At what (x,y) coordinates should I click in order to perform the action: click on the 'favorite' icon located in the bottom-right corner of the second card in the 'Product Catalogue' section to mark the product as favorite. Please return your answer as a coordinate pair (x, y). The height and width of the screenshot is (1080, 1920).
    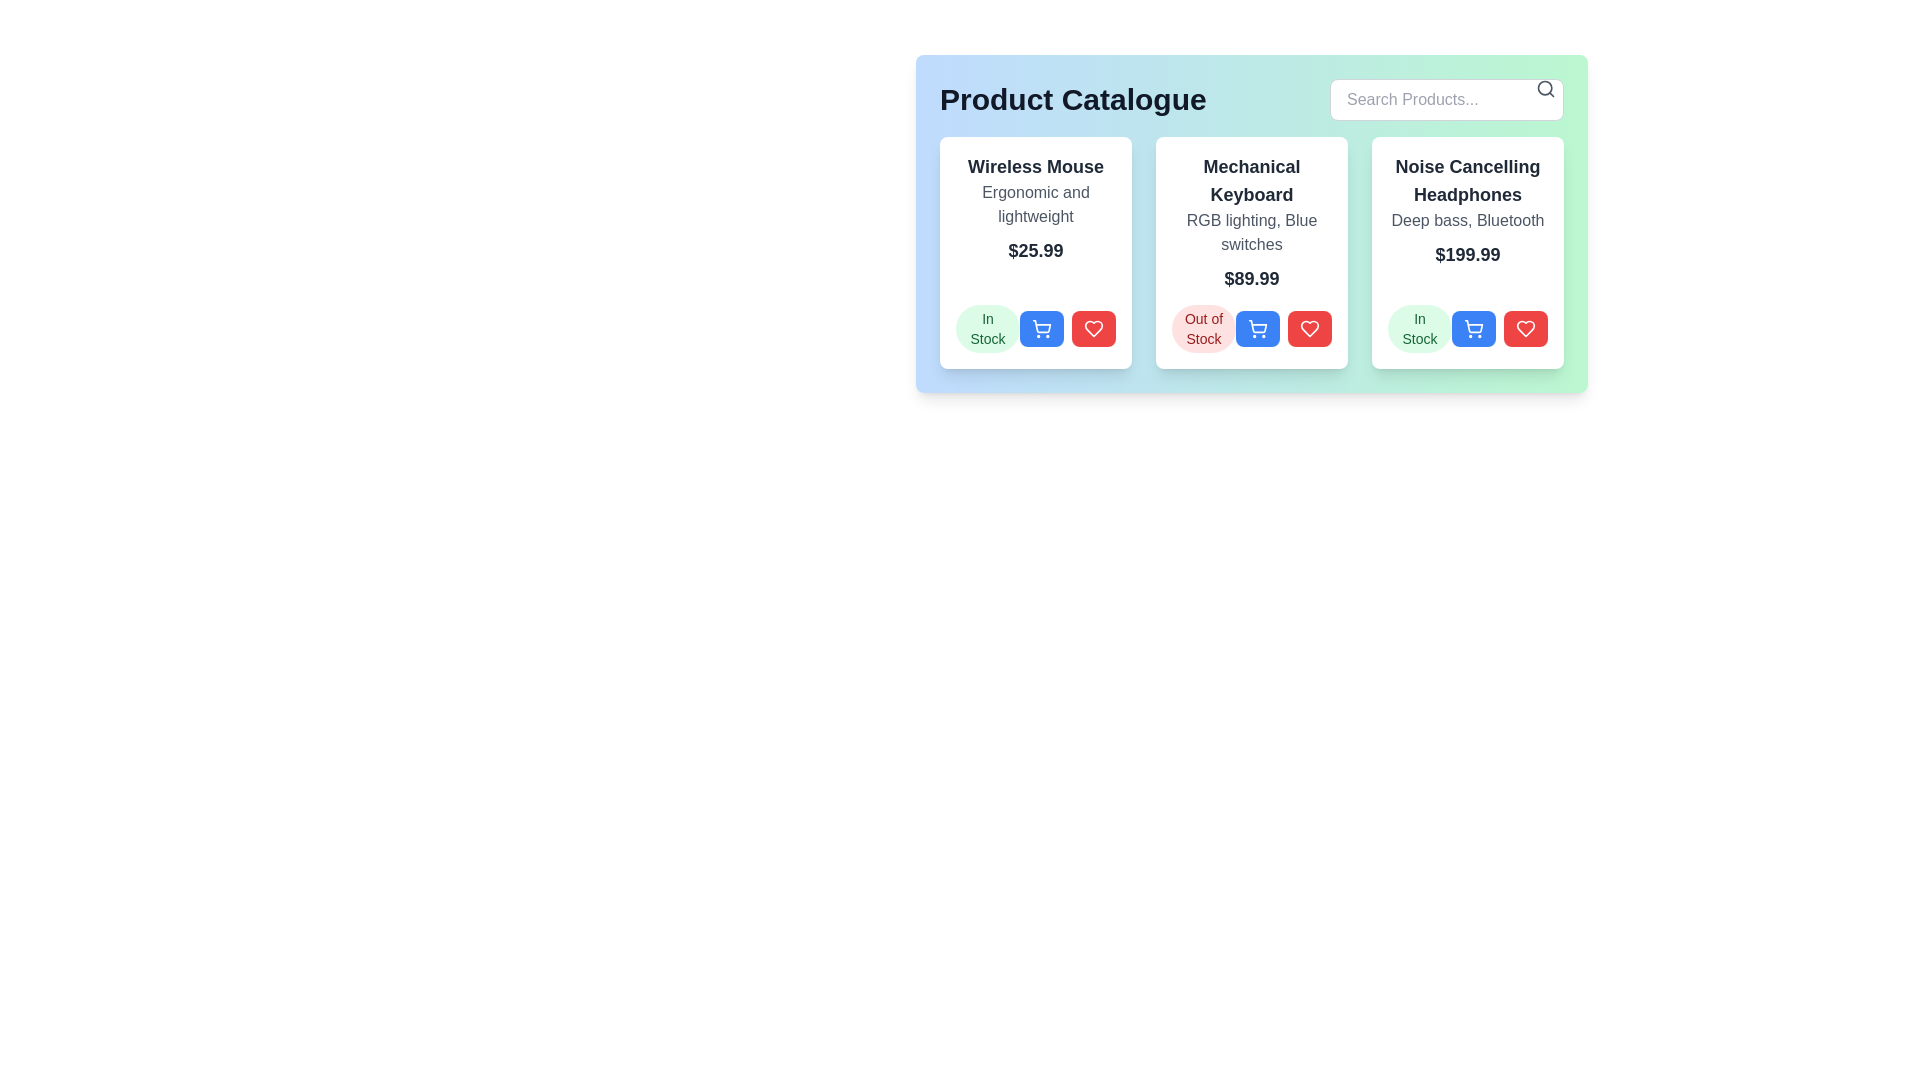
    Looking at the image, I should click on (1310, 327).